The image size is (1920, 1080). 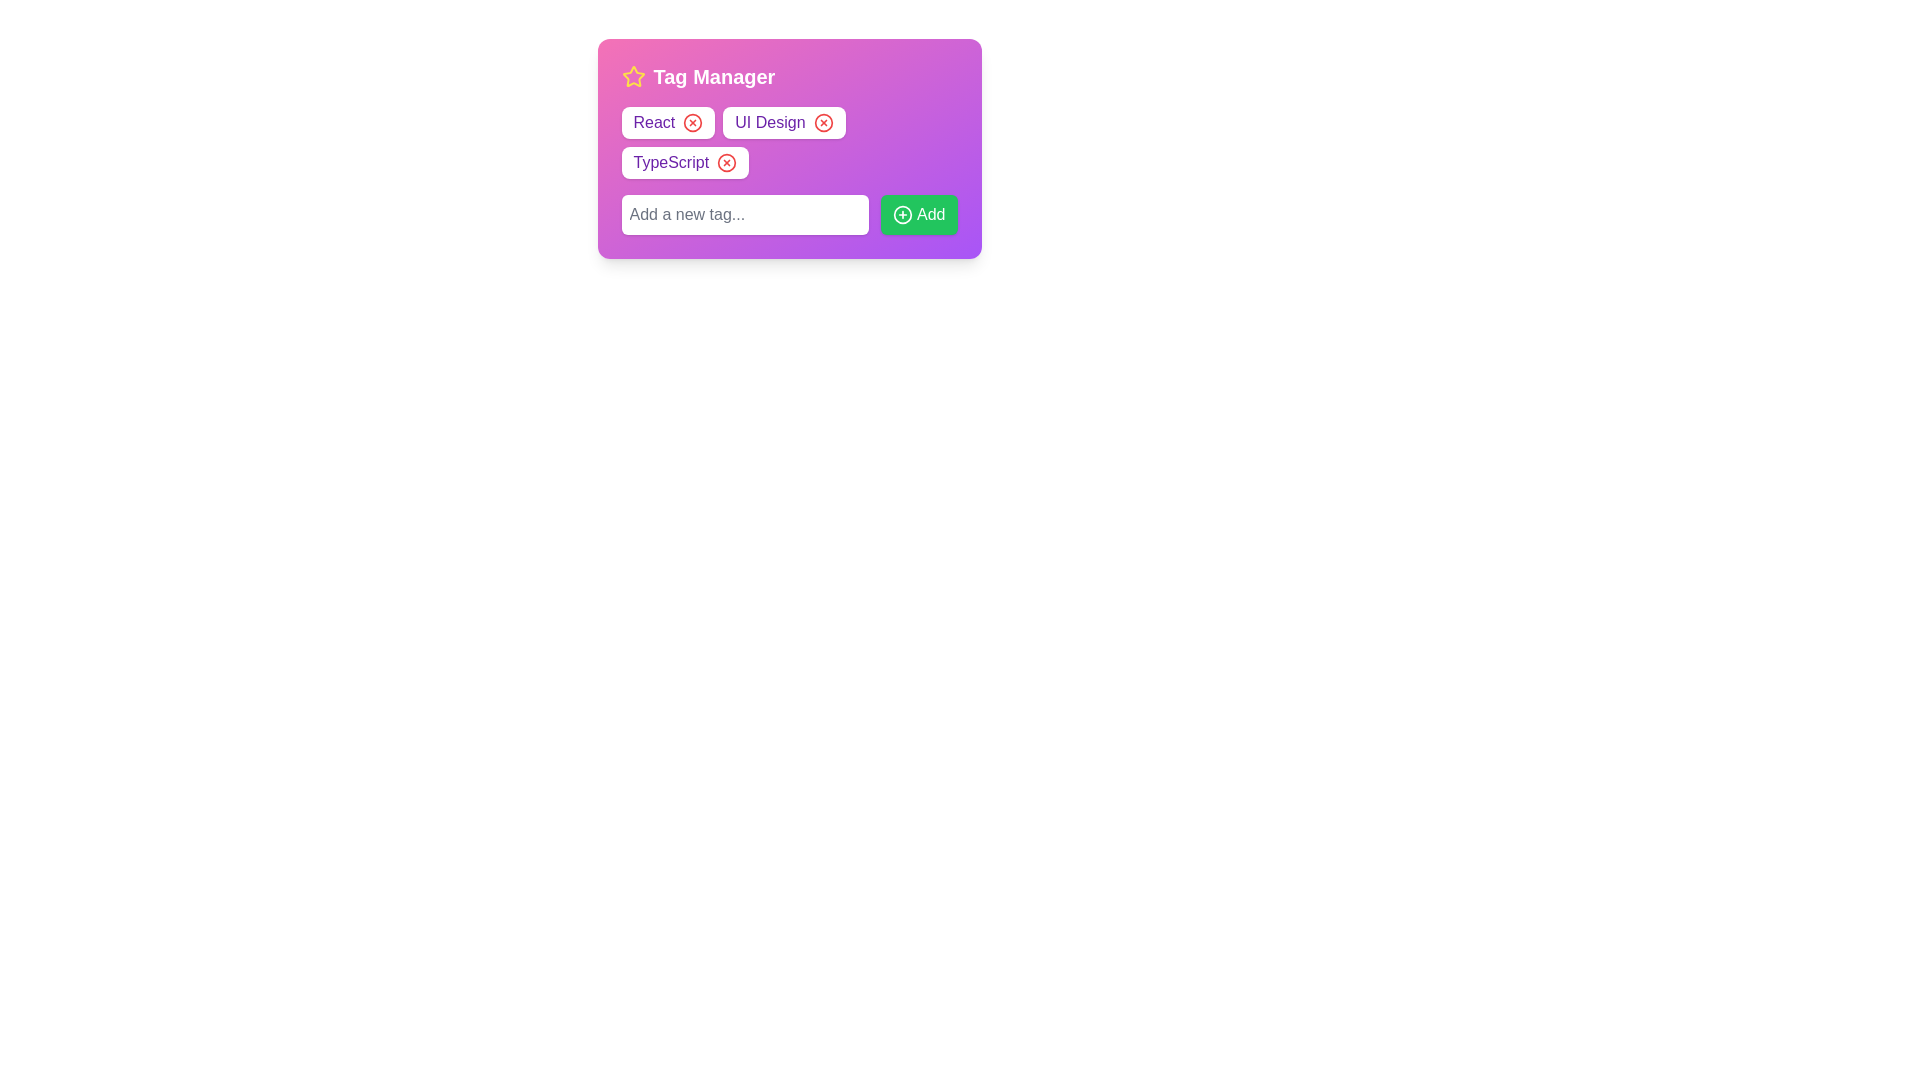 What do you see at coordinates (632, 76) in the screenshot?
I see `the star-shaped icon filled with yellow color, located to the left of the text 'Tag Manager' in the header section of the widget` at bounding box center [632, 76].